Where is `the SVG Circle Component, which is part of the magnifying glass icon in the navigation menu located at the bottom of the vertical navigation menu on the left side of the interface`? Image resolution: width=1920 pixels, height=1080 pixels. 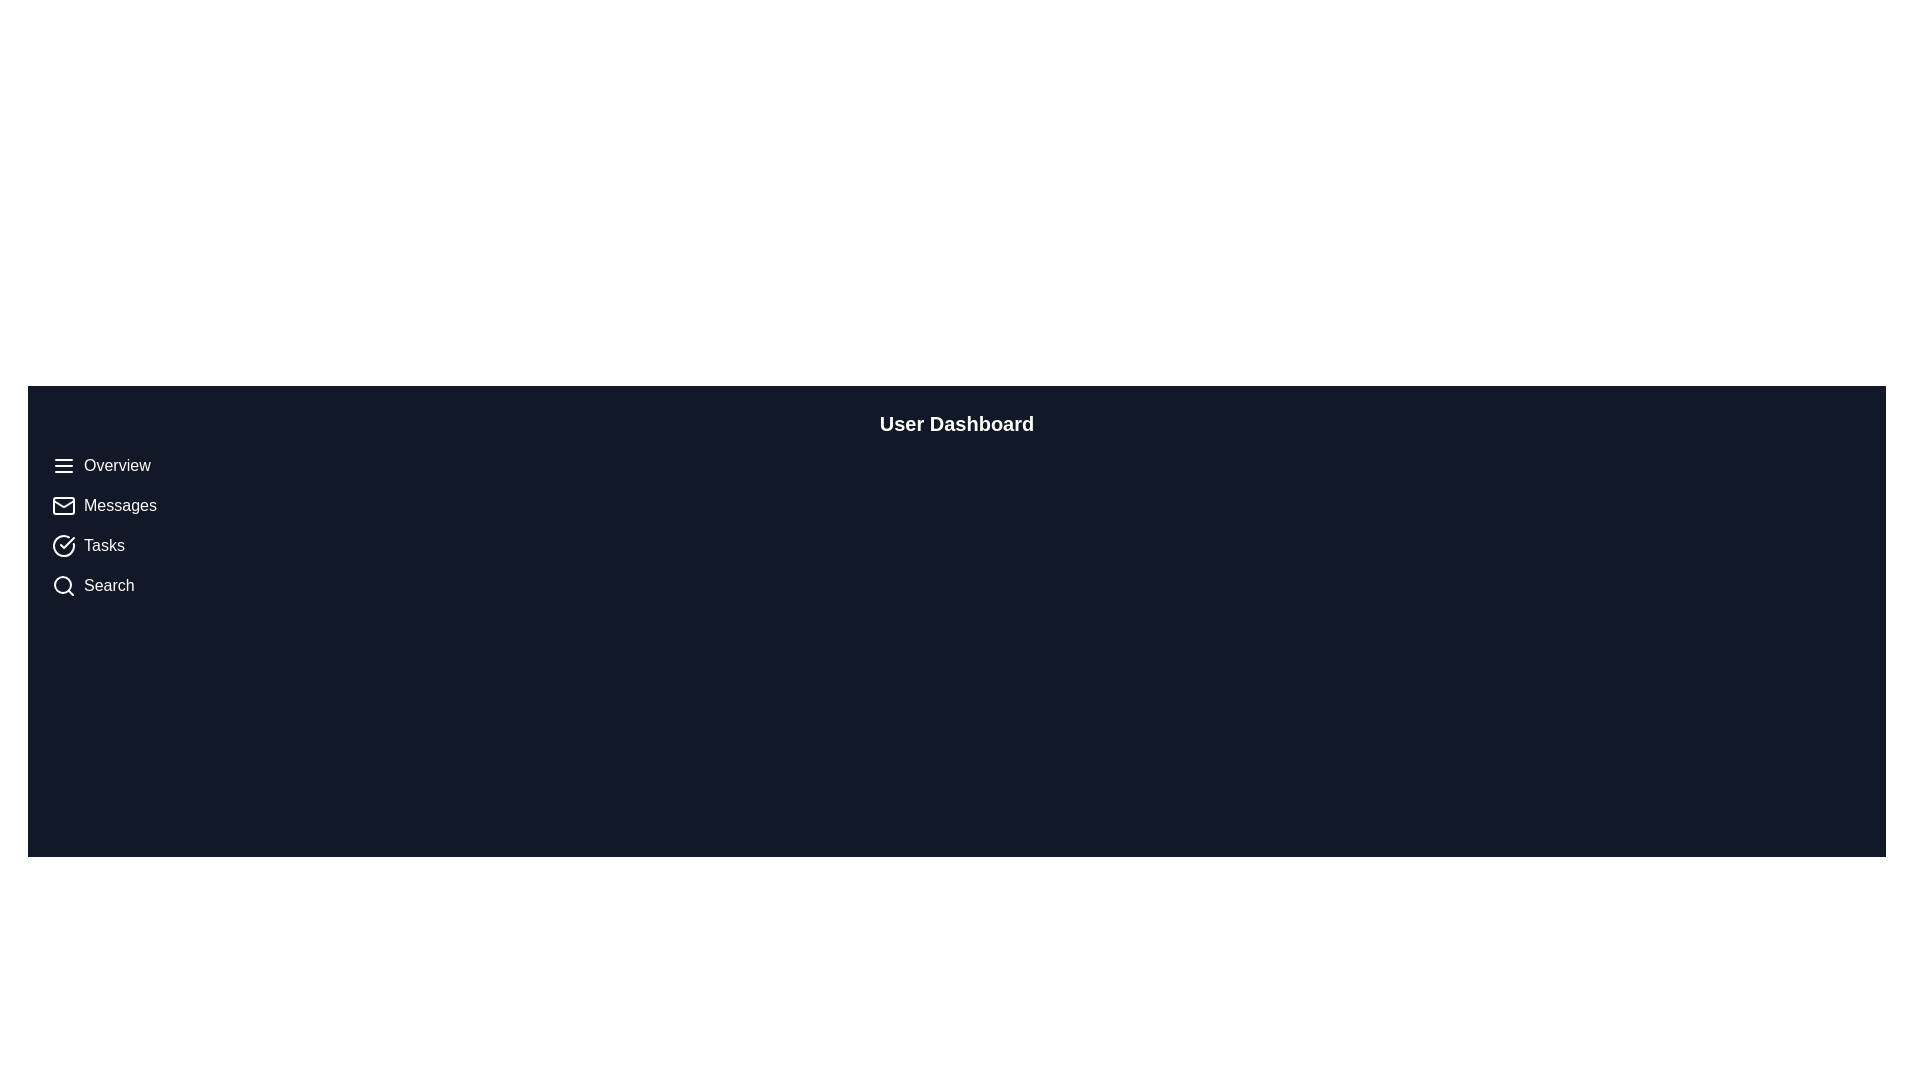
the SVG Circle Component, which is part of the magnifying glass icon in the navigation menu located at the bottom of the vertical navigation menu on the left side of the interface is located at coordinates (62, 585).